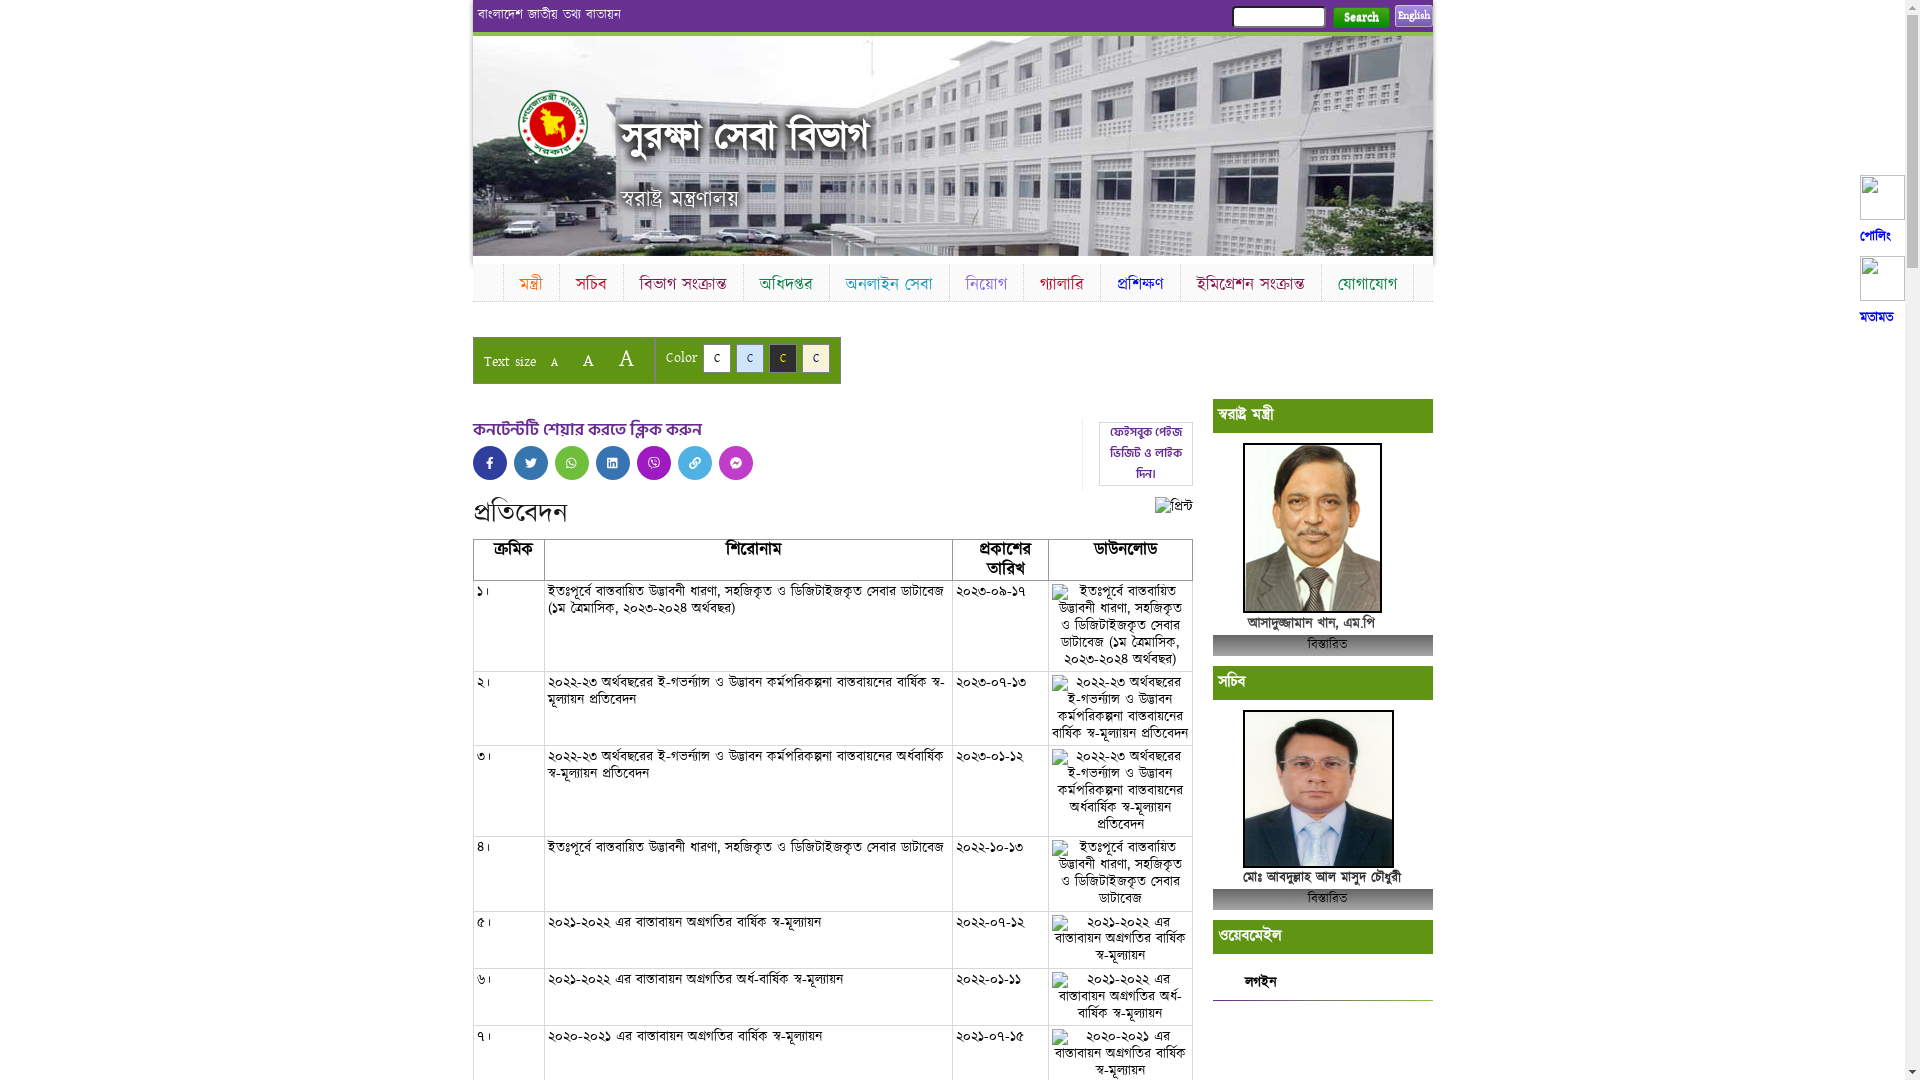 The image size is (1920, 1080). Describe the element at coordinates (1360, 17) in the screenshot. I see `'Search'` at that location.